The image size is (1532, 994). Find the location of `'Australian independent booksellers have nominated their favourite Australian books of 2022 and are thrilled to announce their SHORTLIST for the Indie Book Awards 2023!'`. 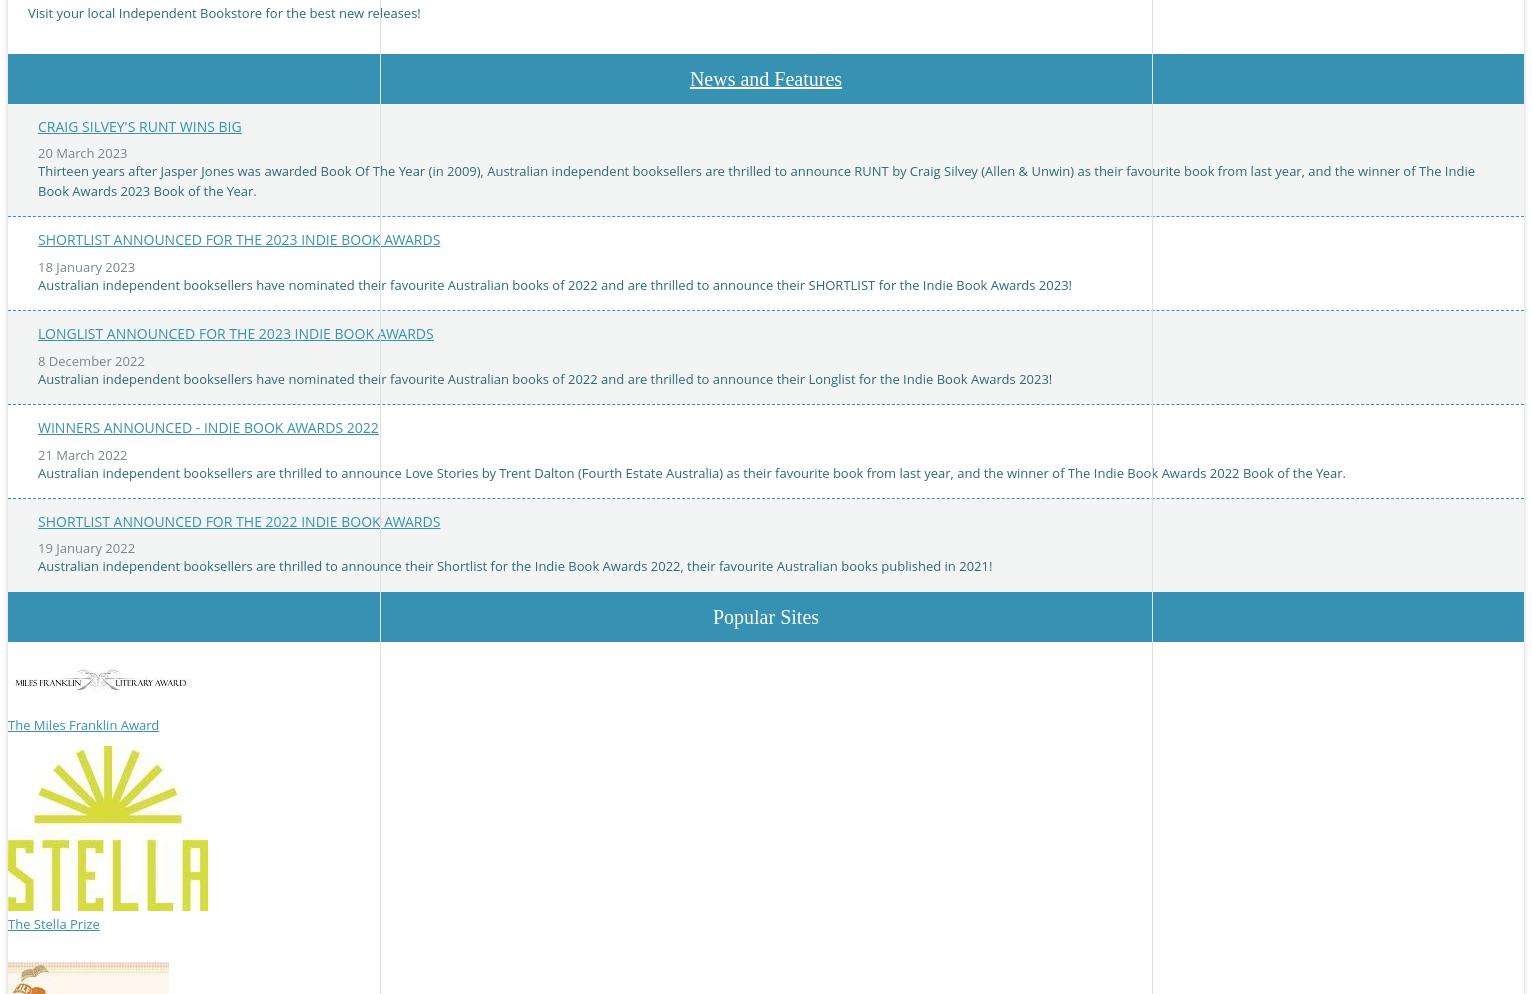

'Australian independent booksellers have nominated their favourite Australian books of 2022 and are thrilled to announce their SHORTLIST for the Indie Book Awards 2023!' is located at coordinates (554, 282).